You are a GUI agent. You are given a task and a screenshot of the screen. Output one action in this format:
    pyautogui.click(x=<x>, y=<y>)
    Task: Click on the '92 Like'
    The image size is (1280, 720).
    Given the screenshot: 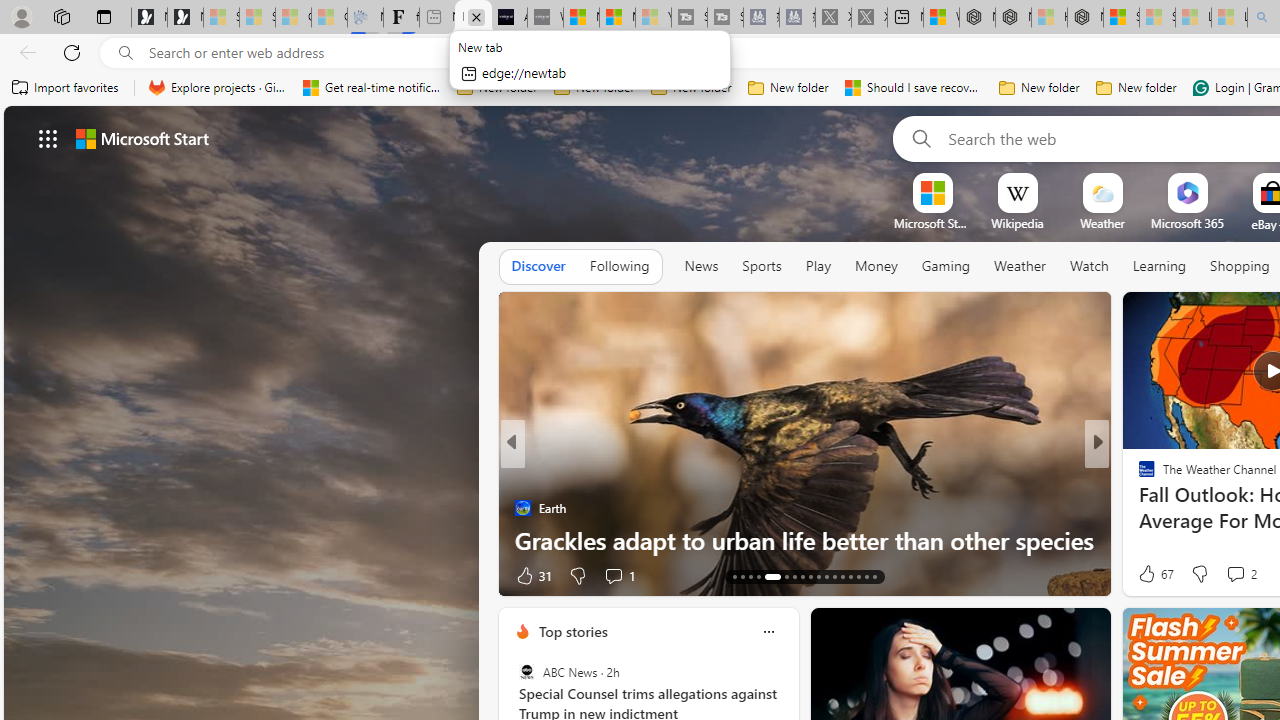 What is the action you would take?
    pyautogui.click(x=1149, y=575)
    